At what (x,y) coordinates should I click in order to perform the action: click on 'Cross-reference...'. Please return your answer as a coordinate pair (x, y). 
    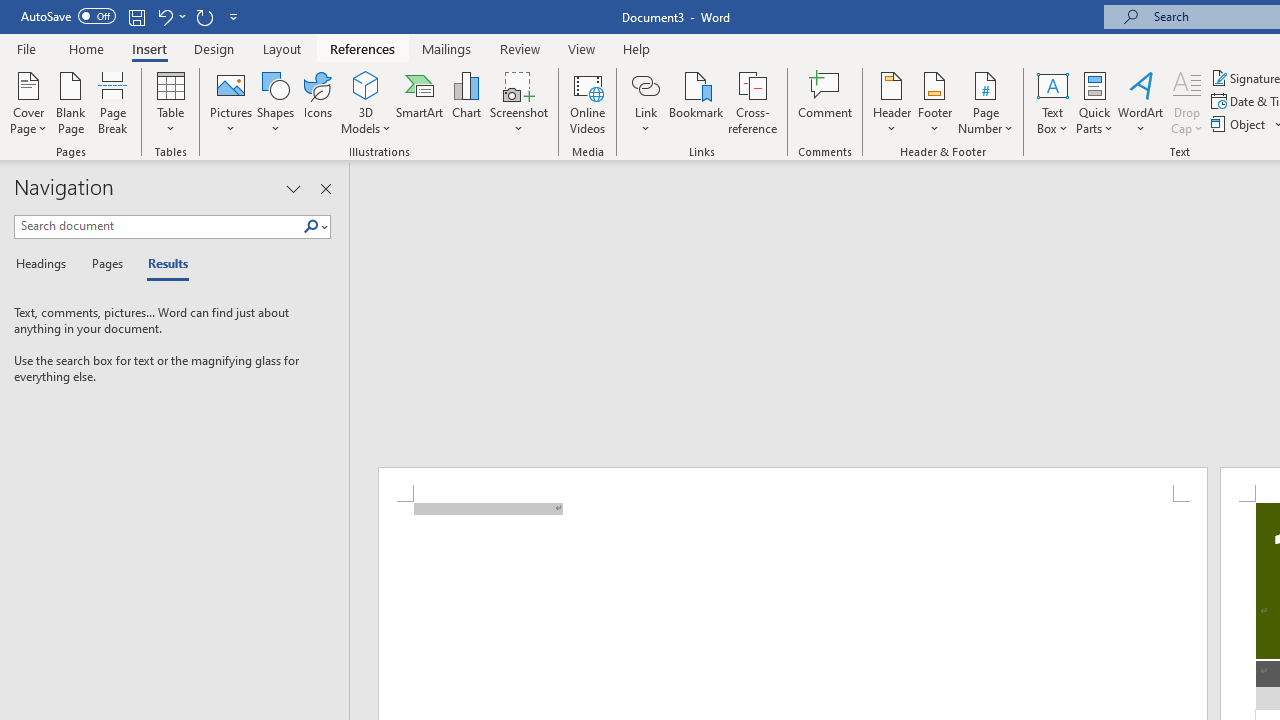
    Looking at the image, I should click on (751, 103).